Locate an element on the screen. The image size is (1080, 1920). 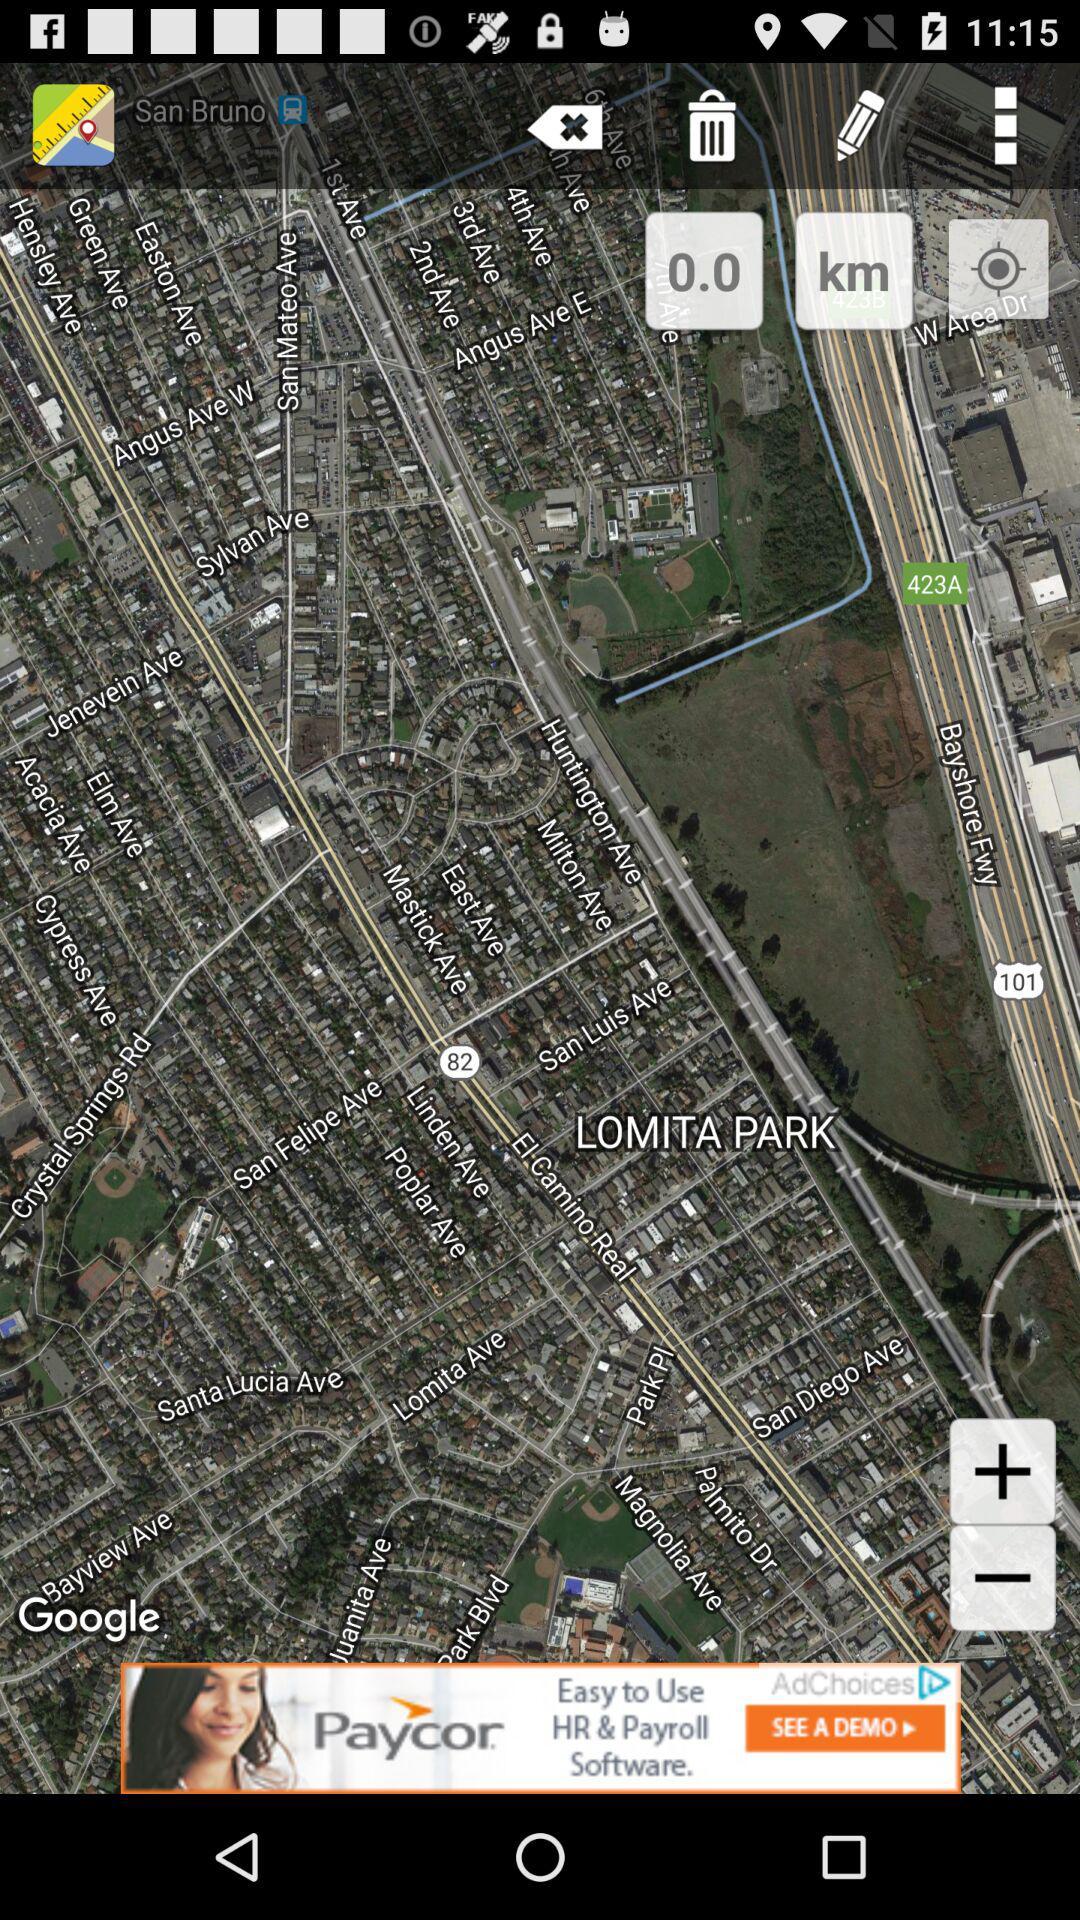
advertisement is located at coordinates (540, 1727).